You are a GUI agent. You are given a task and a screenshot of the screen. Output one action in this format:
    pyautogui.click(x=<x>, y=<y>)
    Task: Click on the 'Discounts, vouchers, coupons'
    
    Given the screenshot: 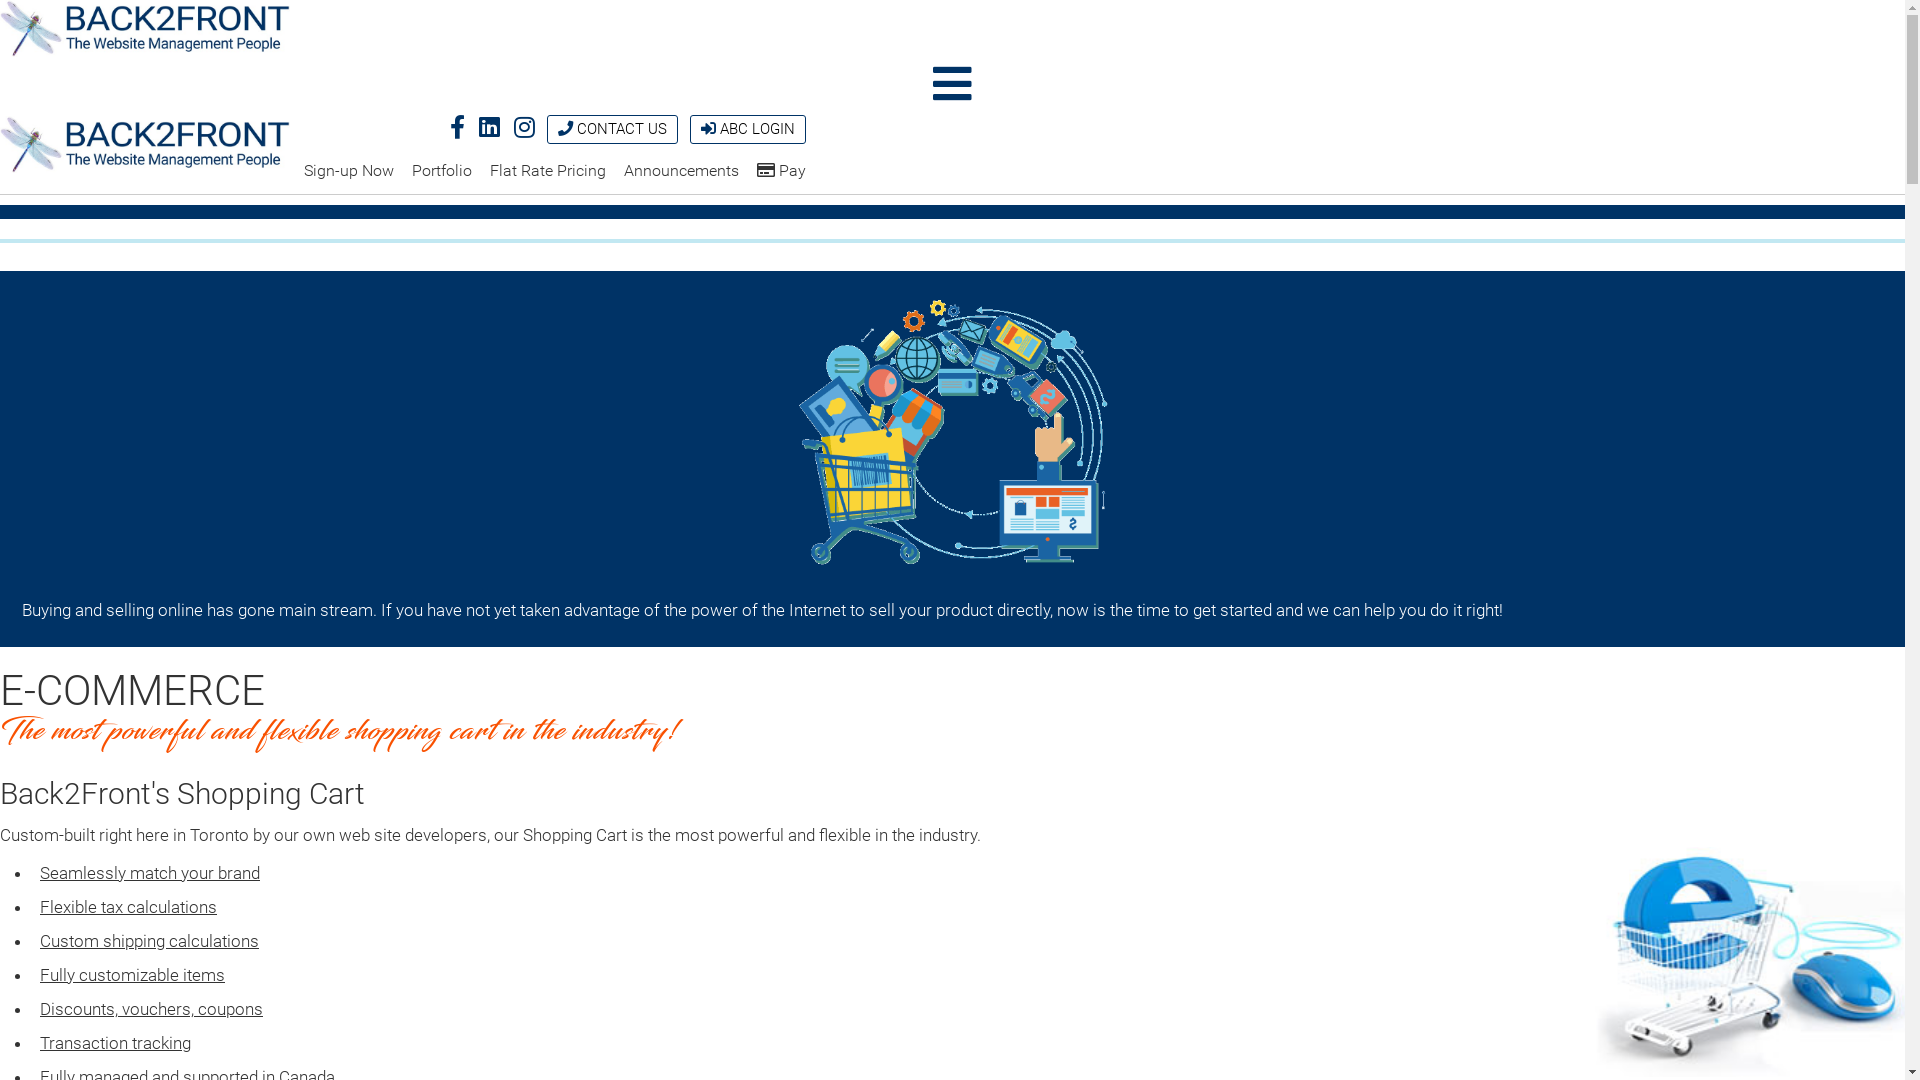 What is the action you would take?
    pyautogui.click(x=150, y=1009)
    